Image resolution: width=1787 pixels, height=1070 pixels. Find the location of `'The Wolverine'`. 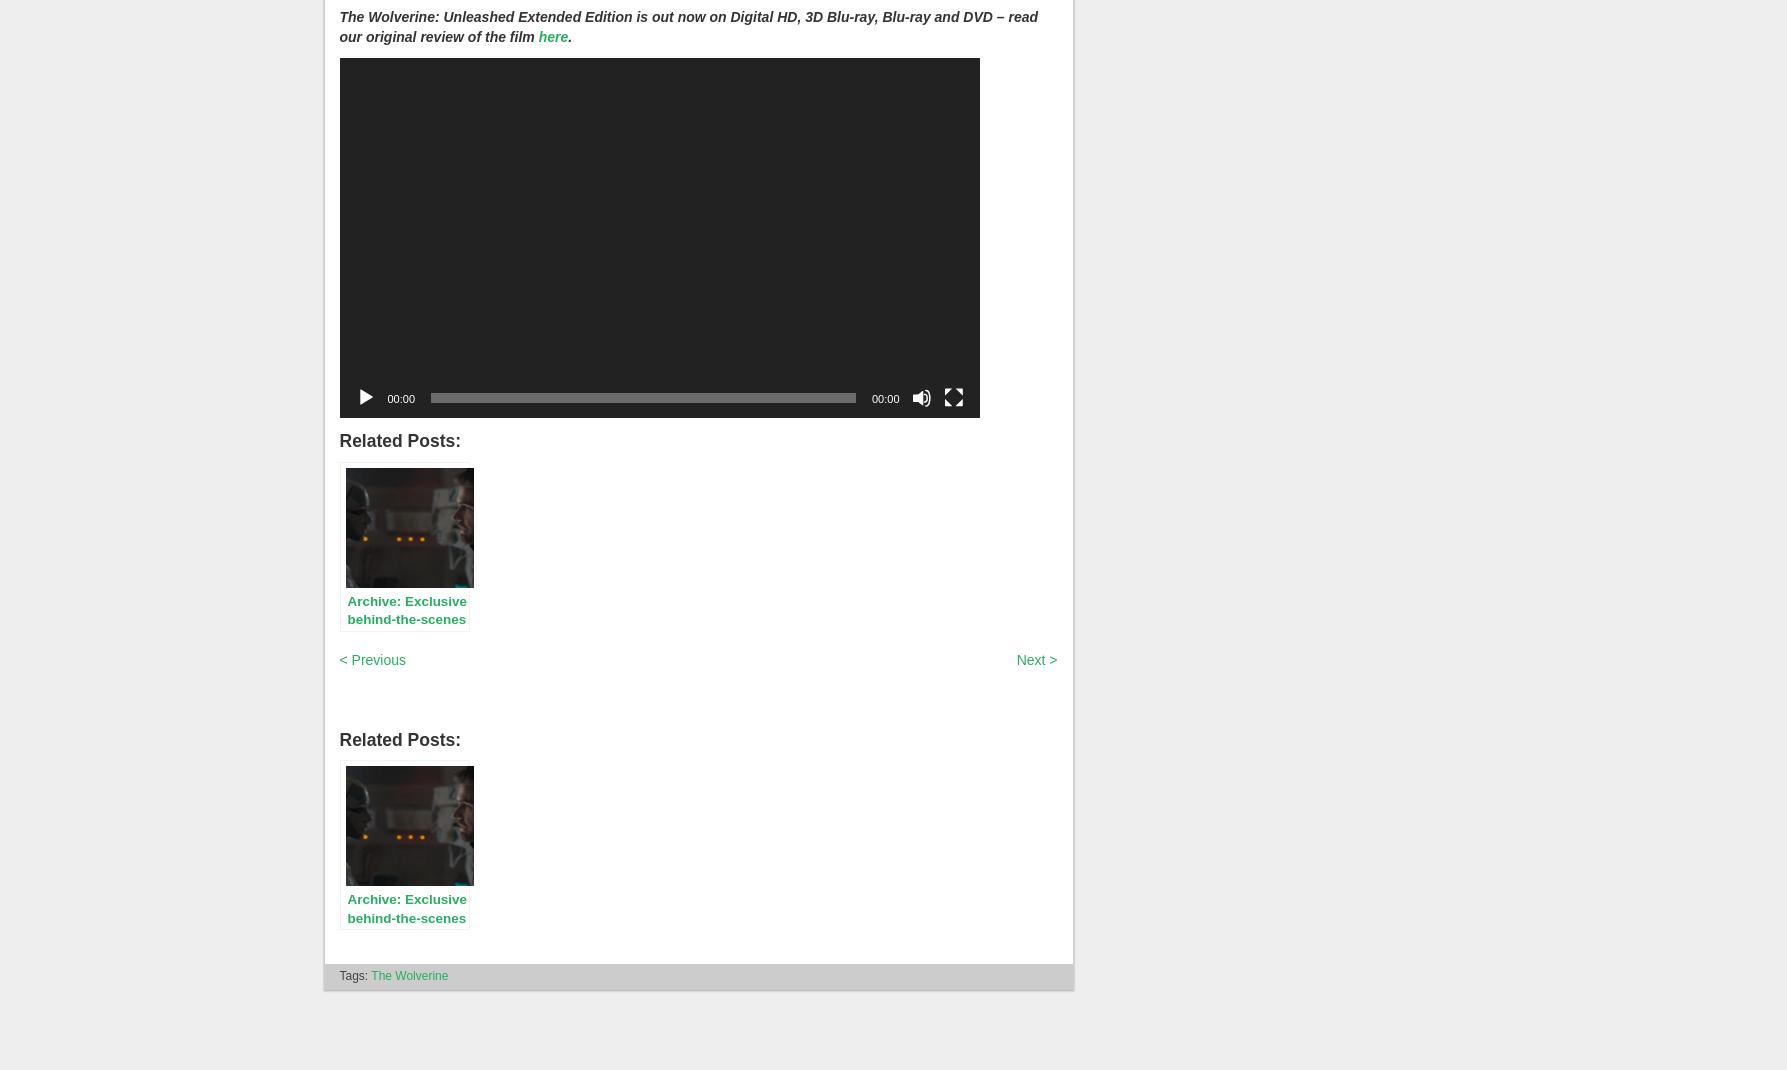

'The Wolverine' is located at coordinates (409, 973).